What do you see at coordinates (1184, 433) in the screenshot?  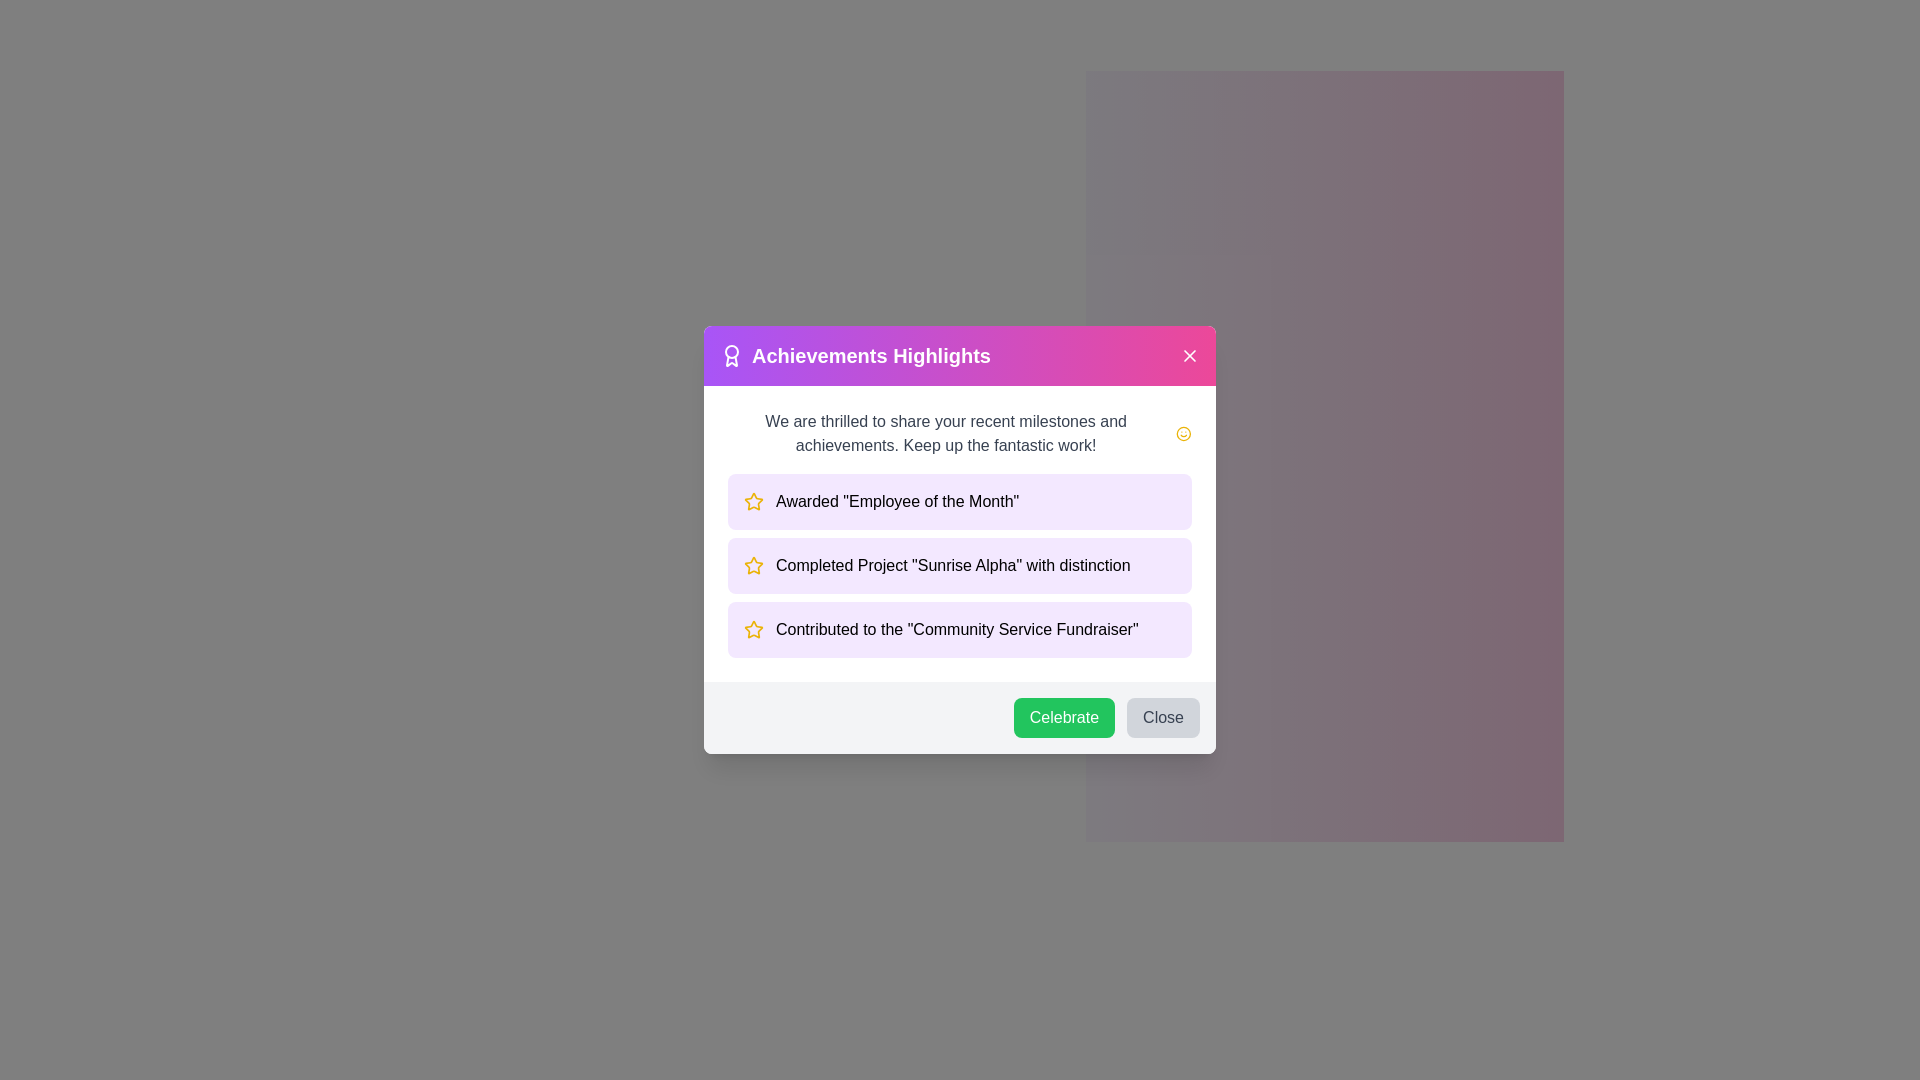 I see `the central circular element of the yellow smiley face SVG icon located in the top-right corner of the 'Achievements Highlights' modal box` at bounding box center [1184, 433].